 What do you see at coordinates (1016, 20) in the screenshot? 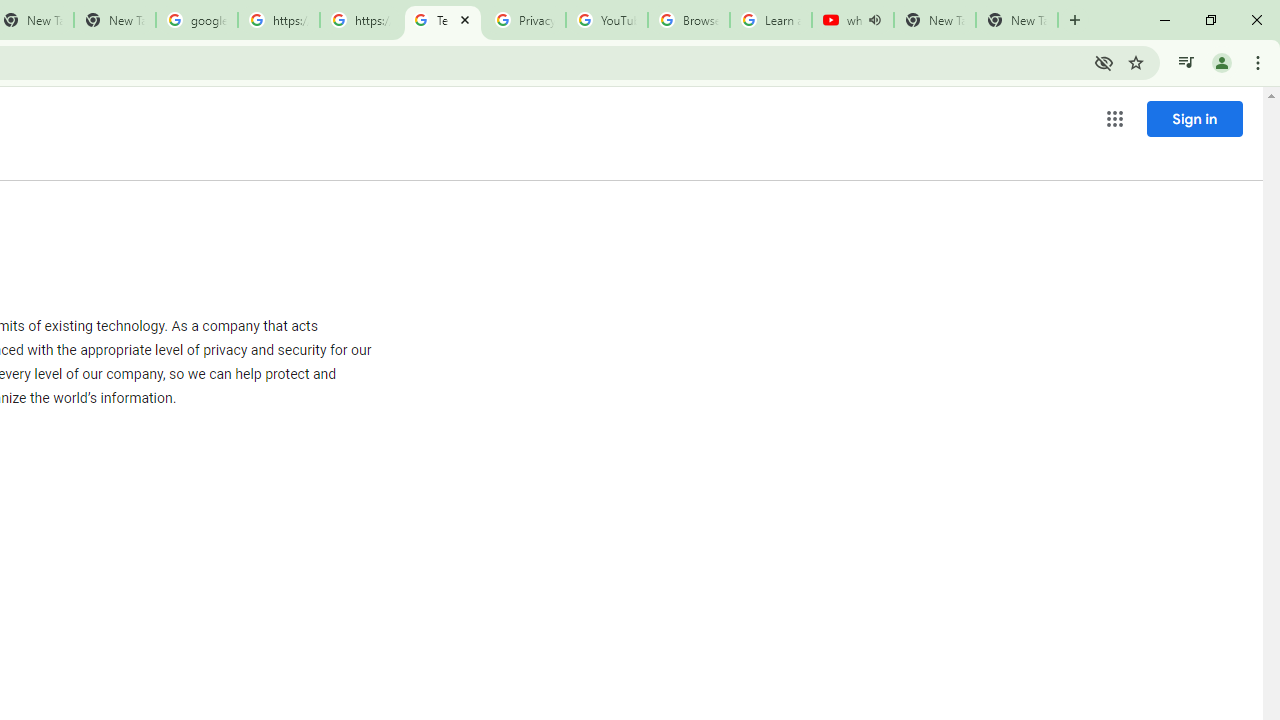
I see `'New Tab'` at bounding box center [1016, 20].